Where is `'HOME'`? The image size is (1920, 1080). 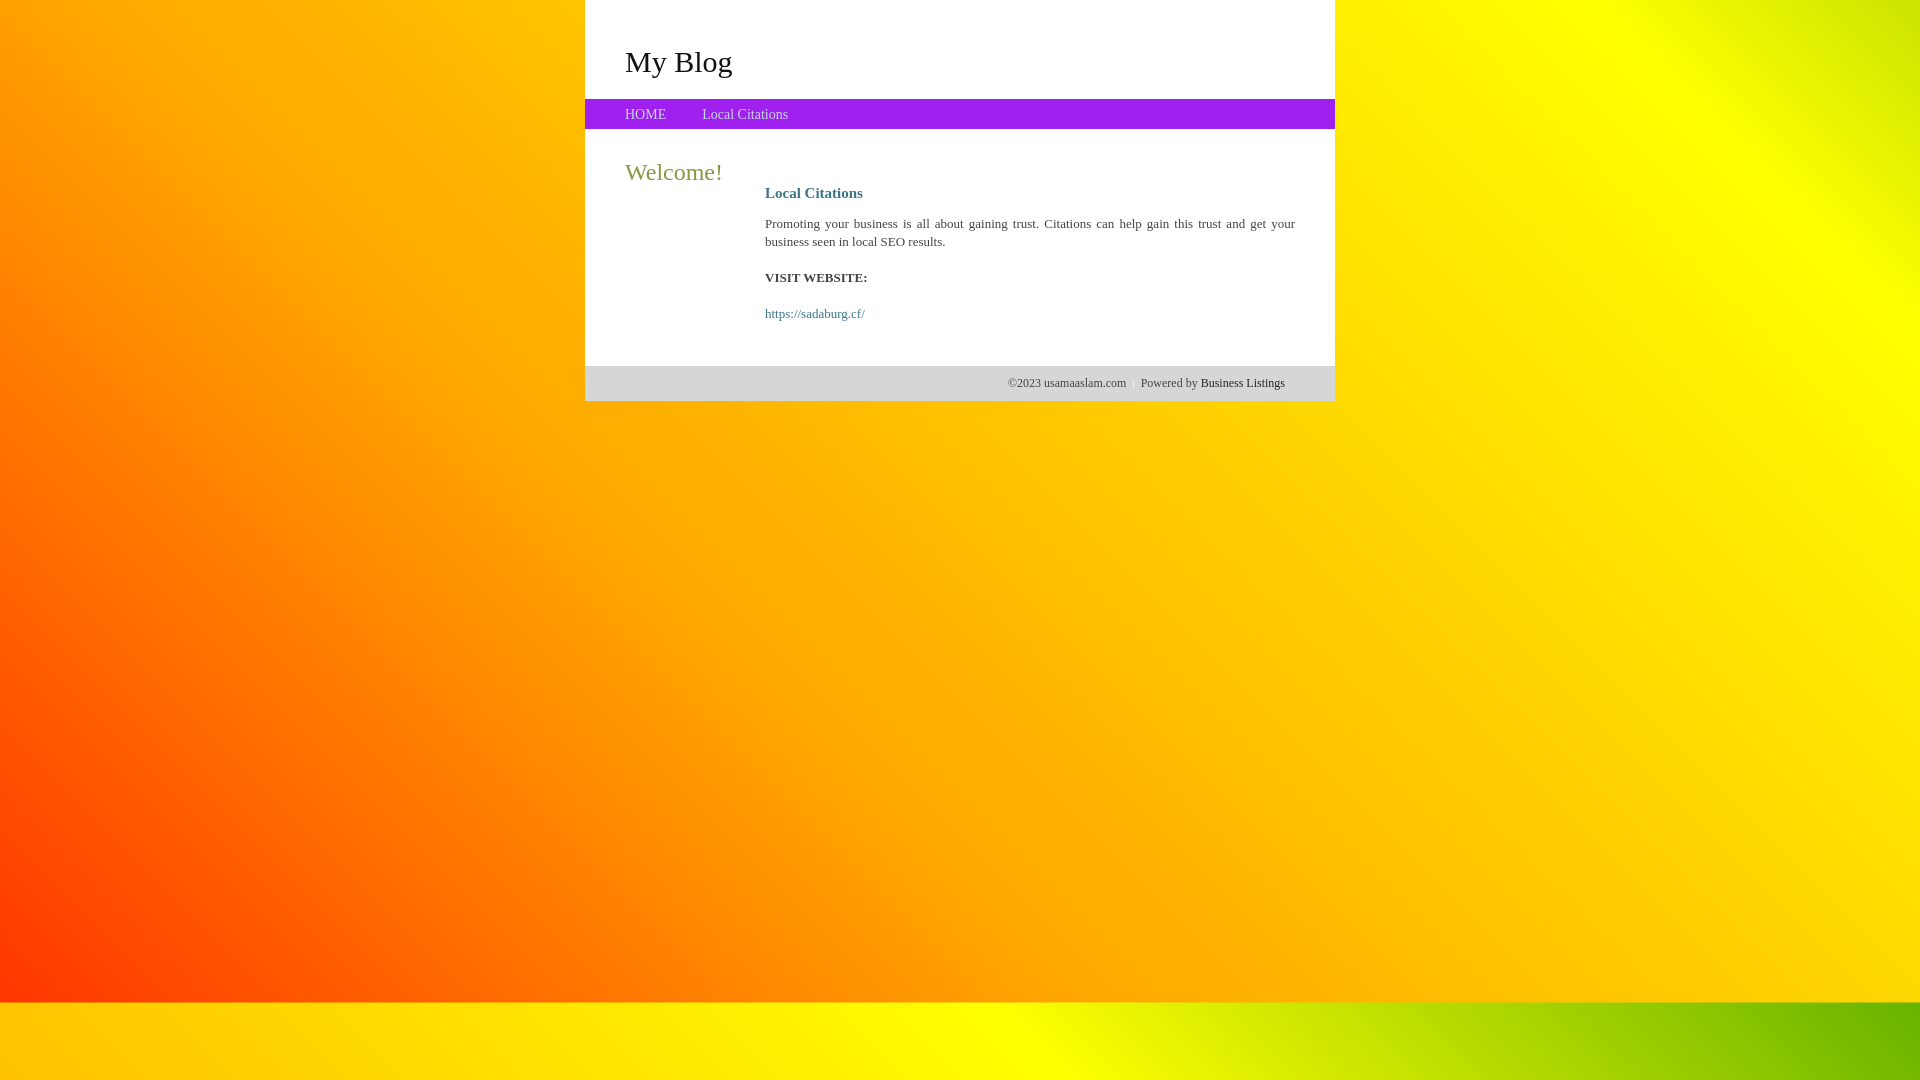 'HOME' is located at coordinates (645, 114).